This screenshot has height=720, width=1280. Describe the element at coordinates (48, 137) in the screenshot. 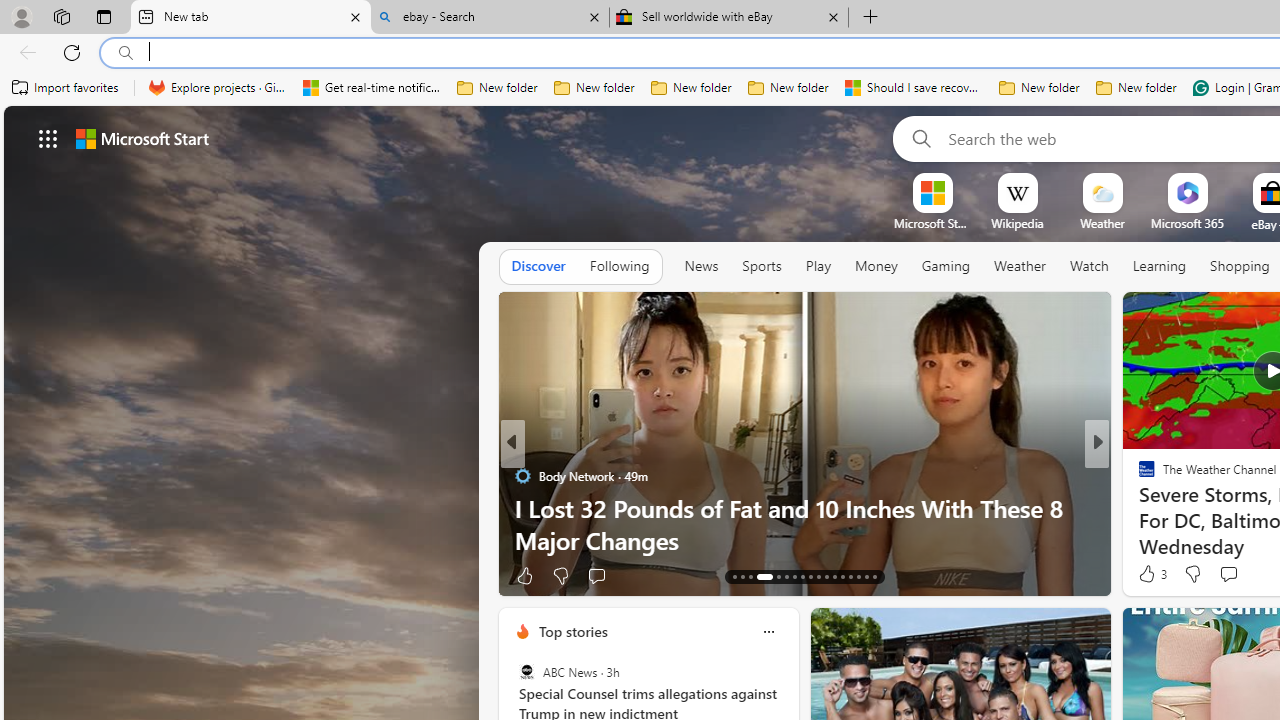

I see `'App launcher'` at that location.